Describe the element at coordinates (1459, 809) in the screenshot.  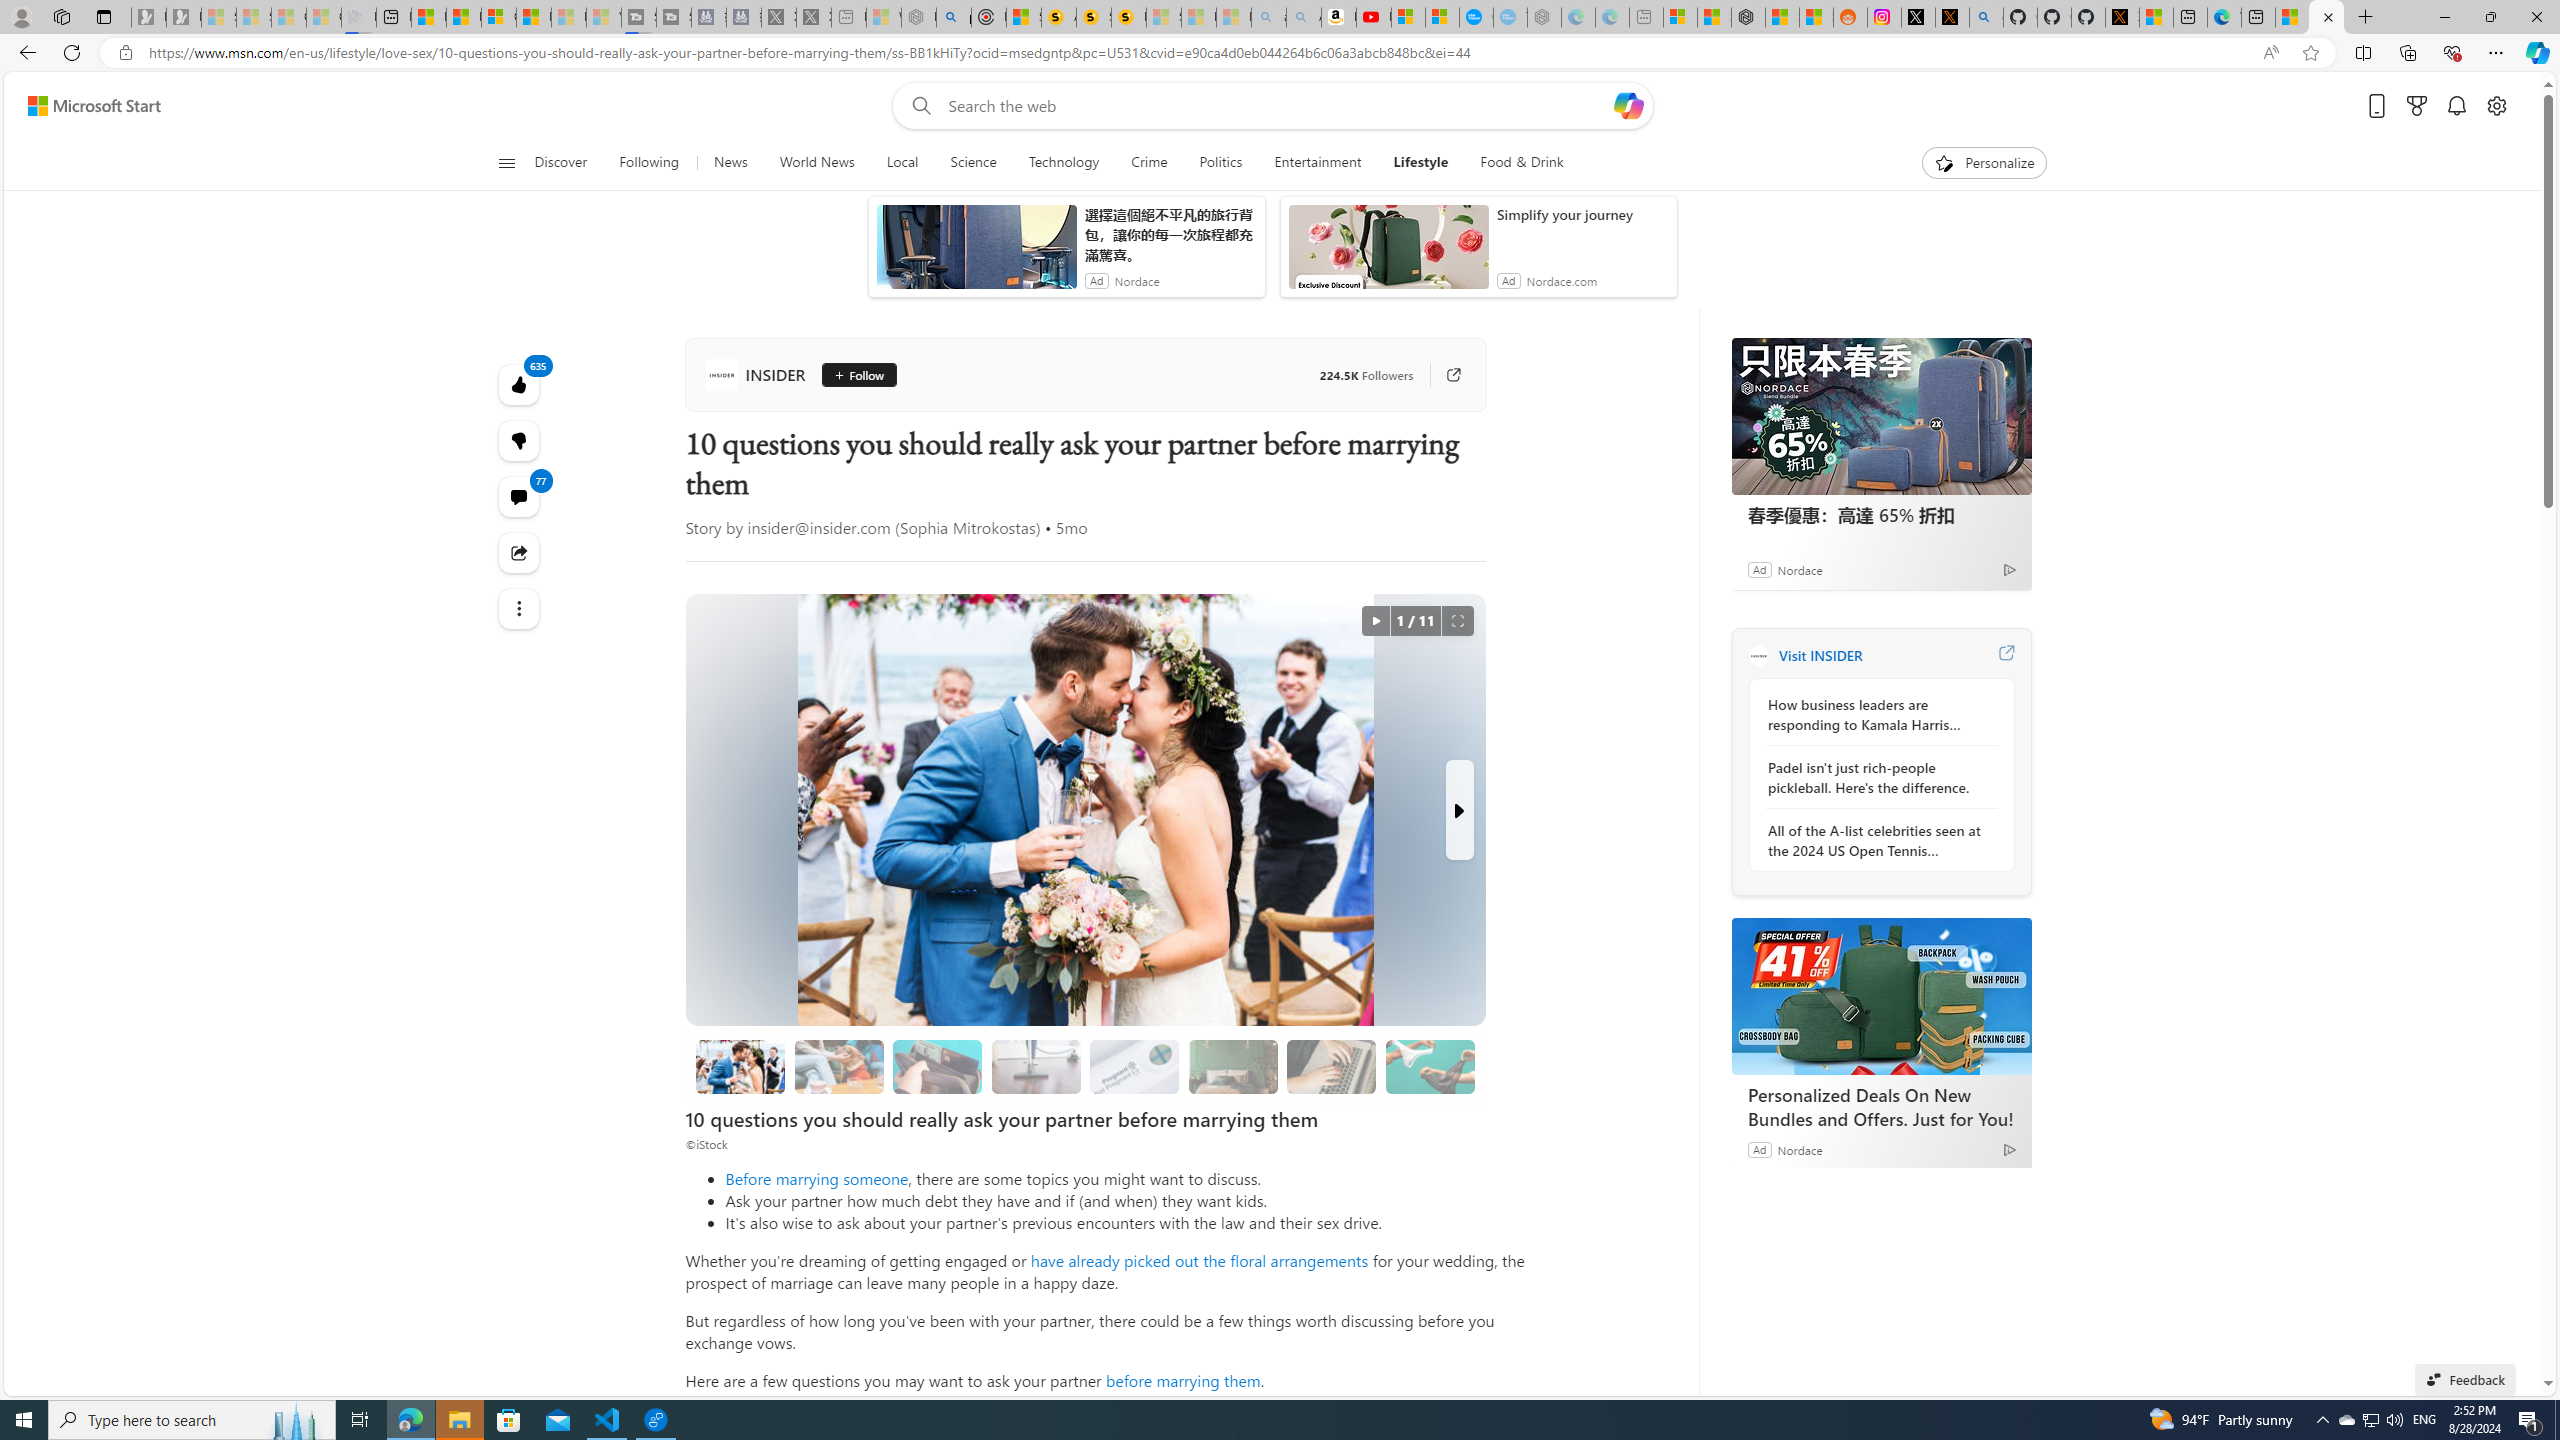
I see `'Next Slide'` at that location.